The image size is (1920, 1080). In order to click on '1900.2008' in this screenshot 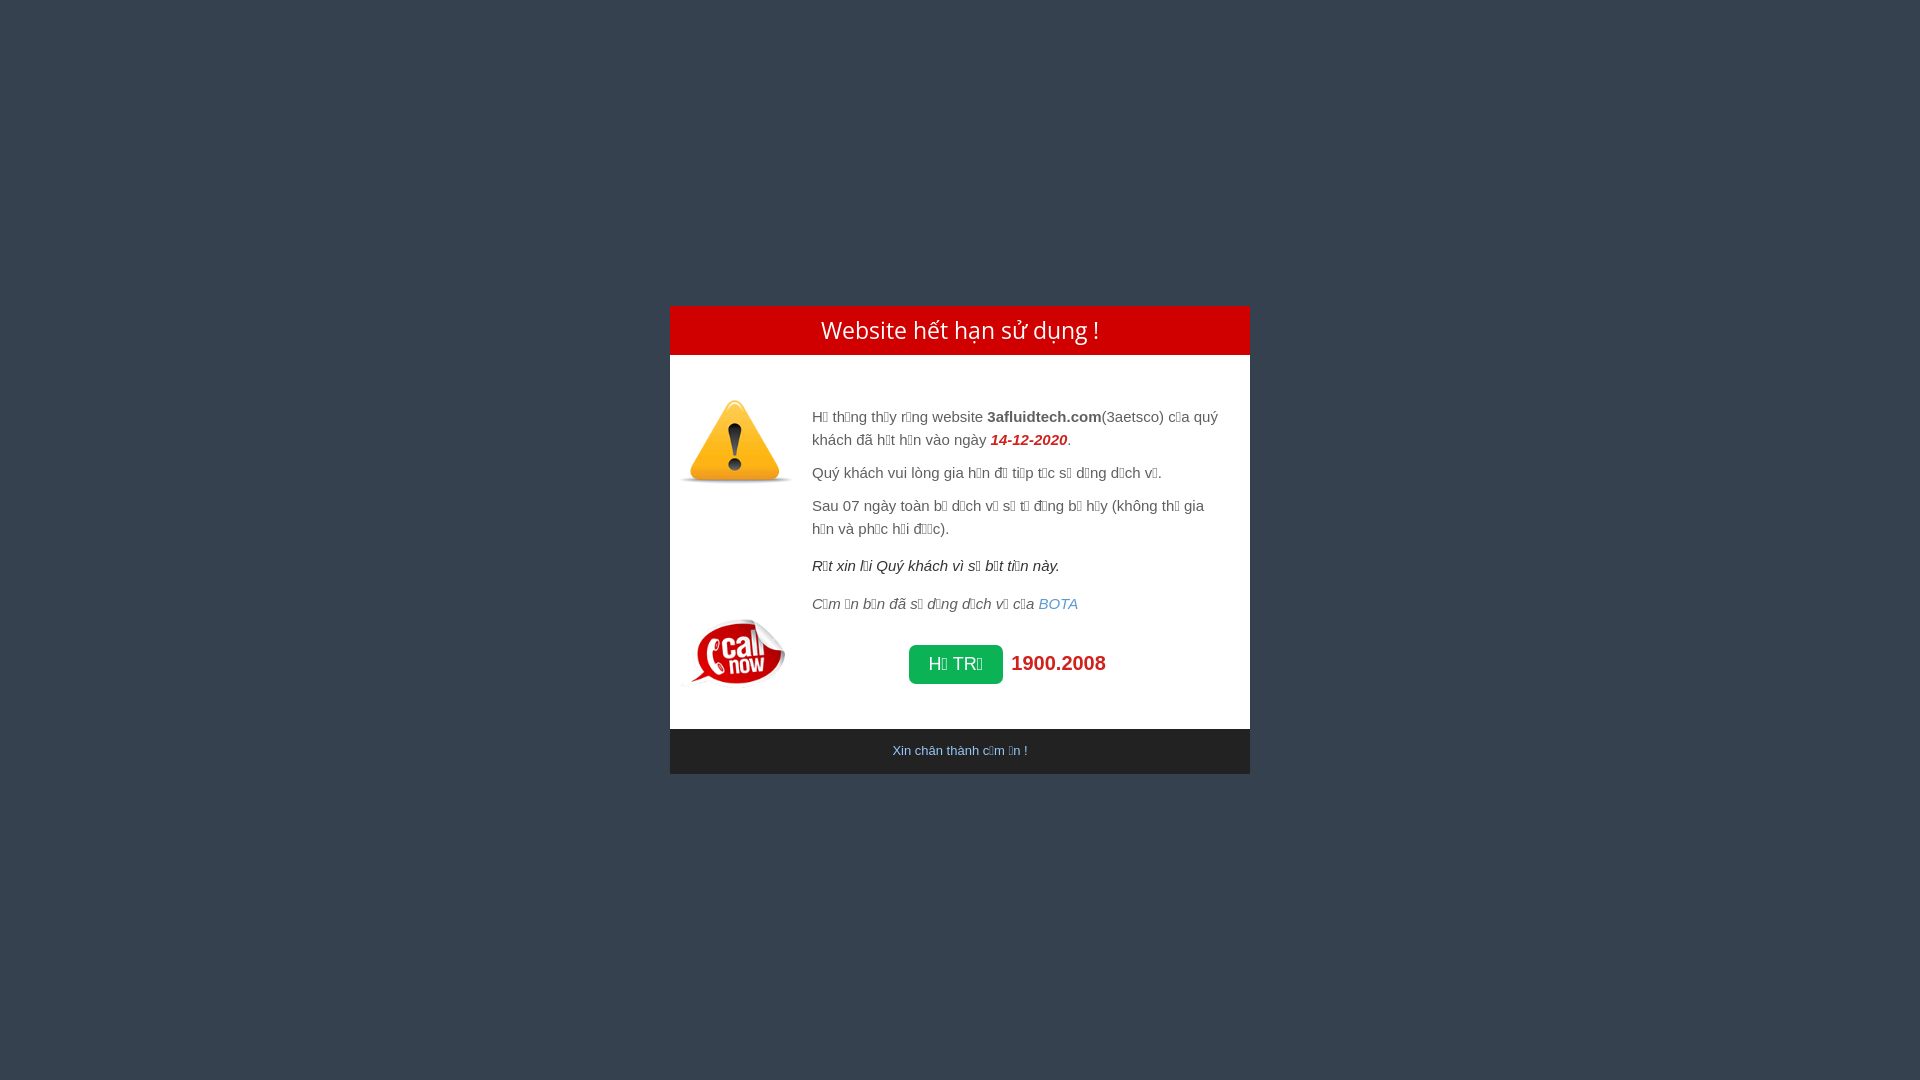, I will do `click(1057, 663)`.